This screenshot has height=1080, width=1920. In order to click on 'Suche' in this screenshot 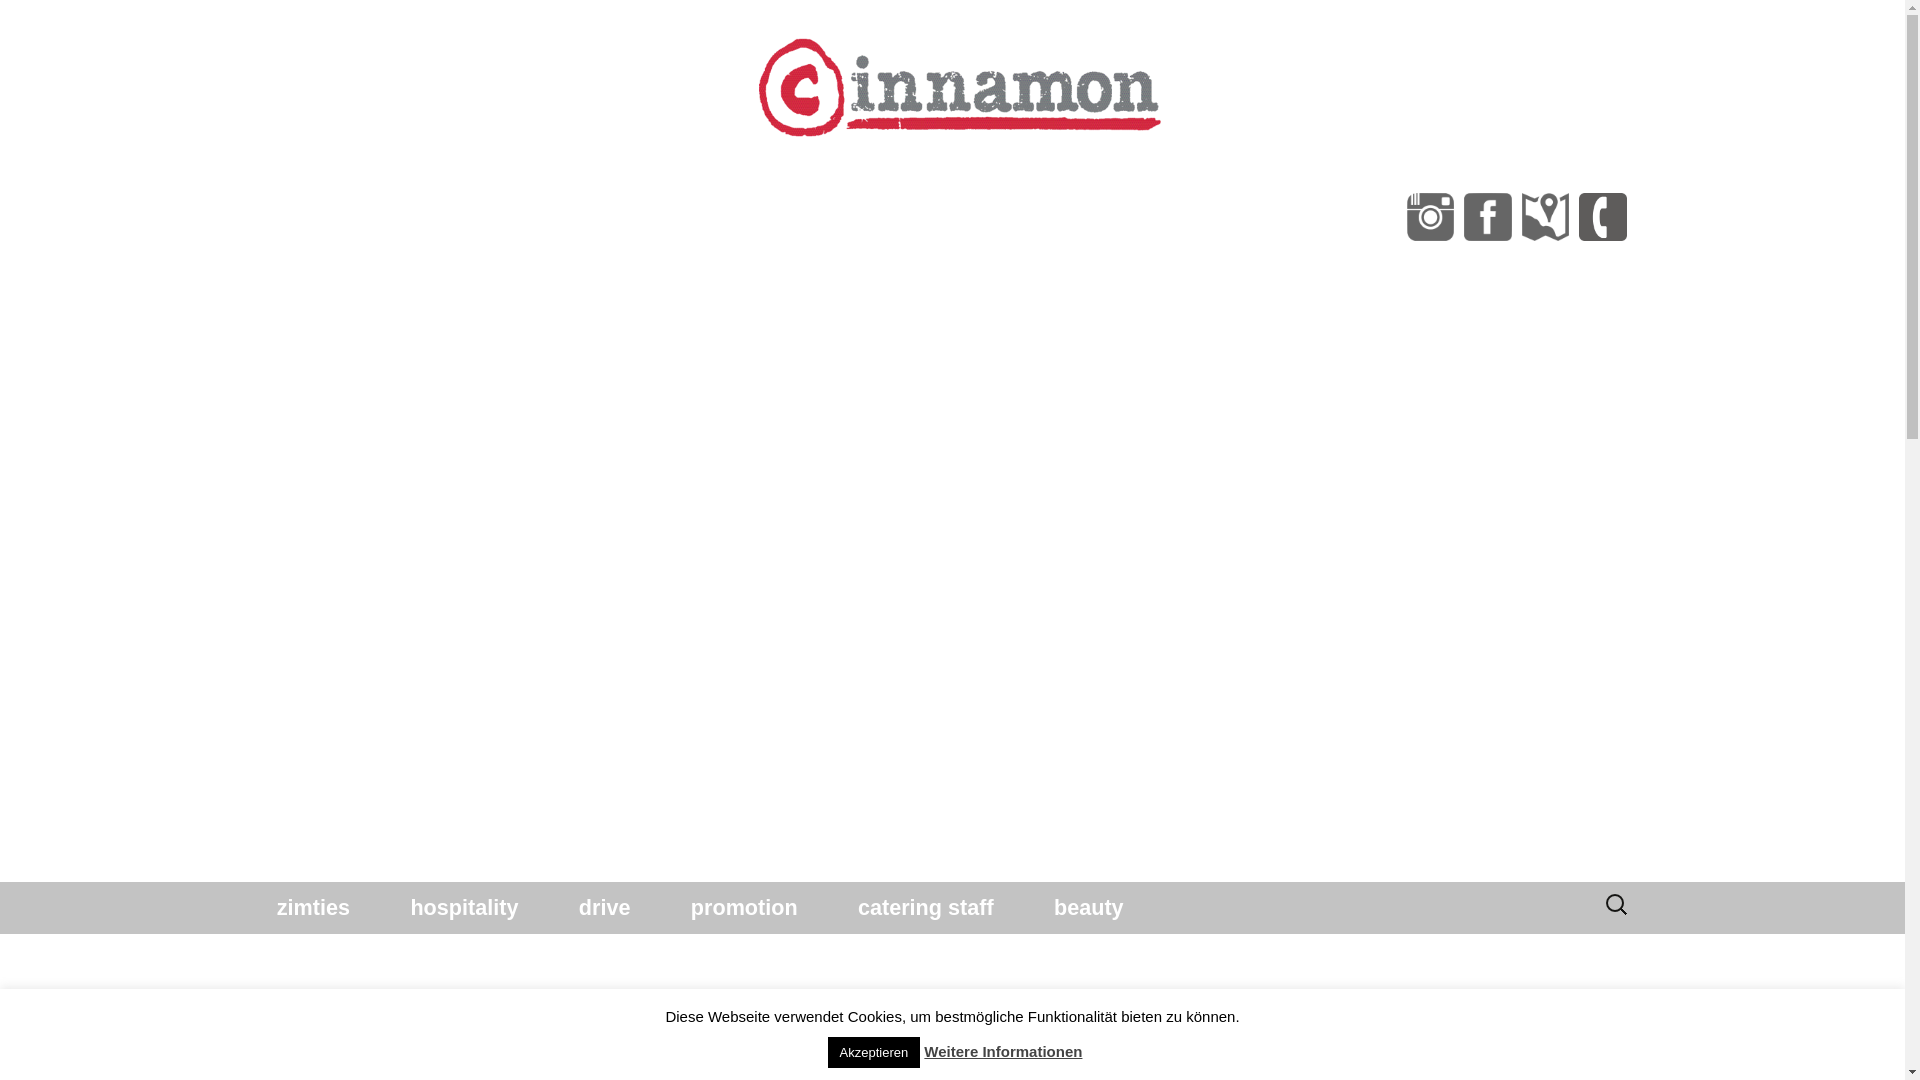, I will do `click(0, 19)`.